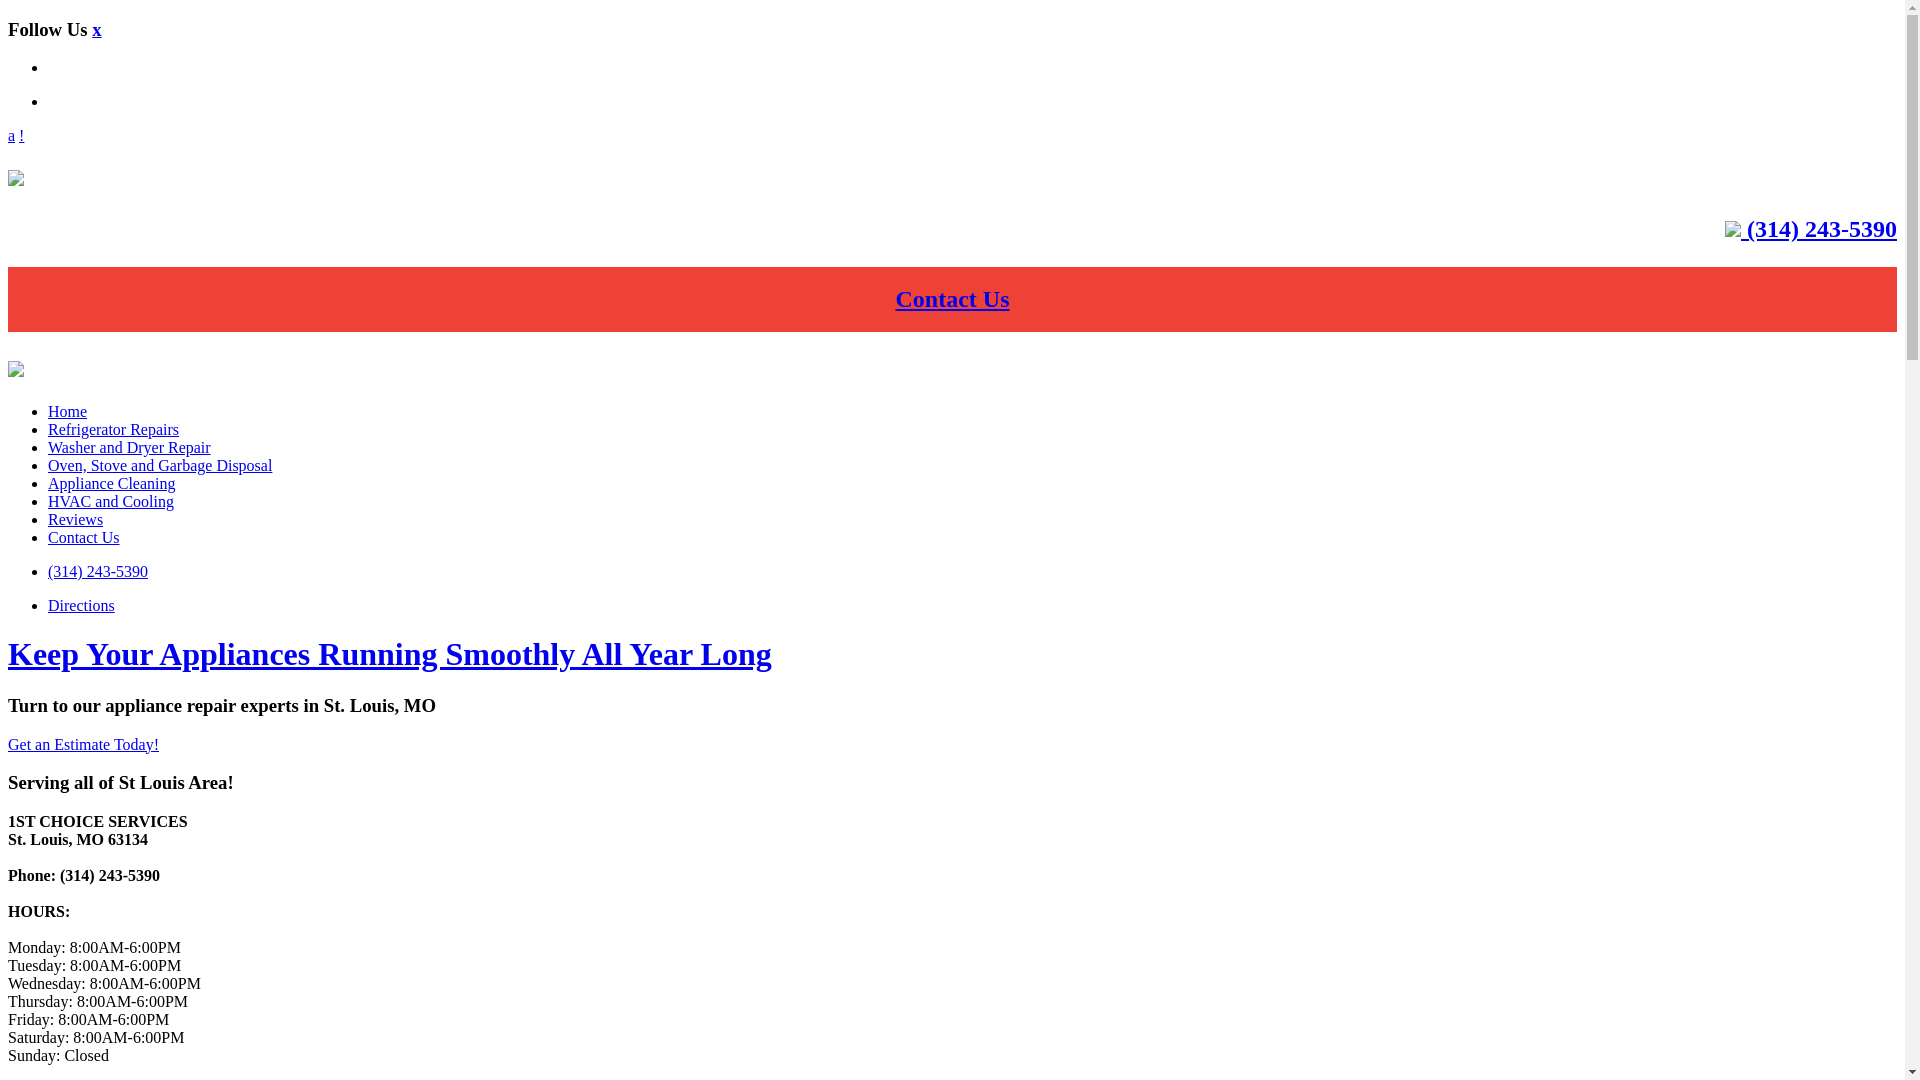 Image resolution: width=1920 pixels, height=1080 pixels. Describe the element at coordinates (952, 299) in the screenshot. I see `'Contact Us'` at that location.